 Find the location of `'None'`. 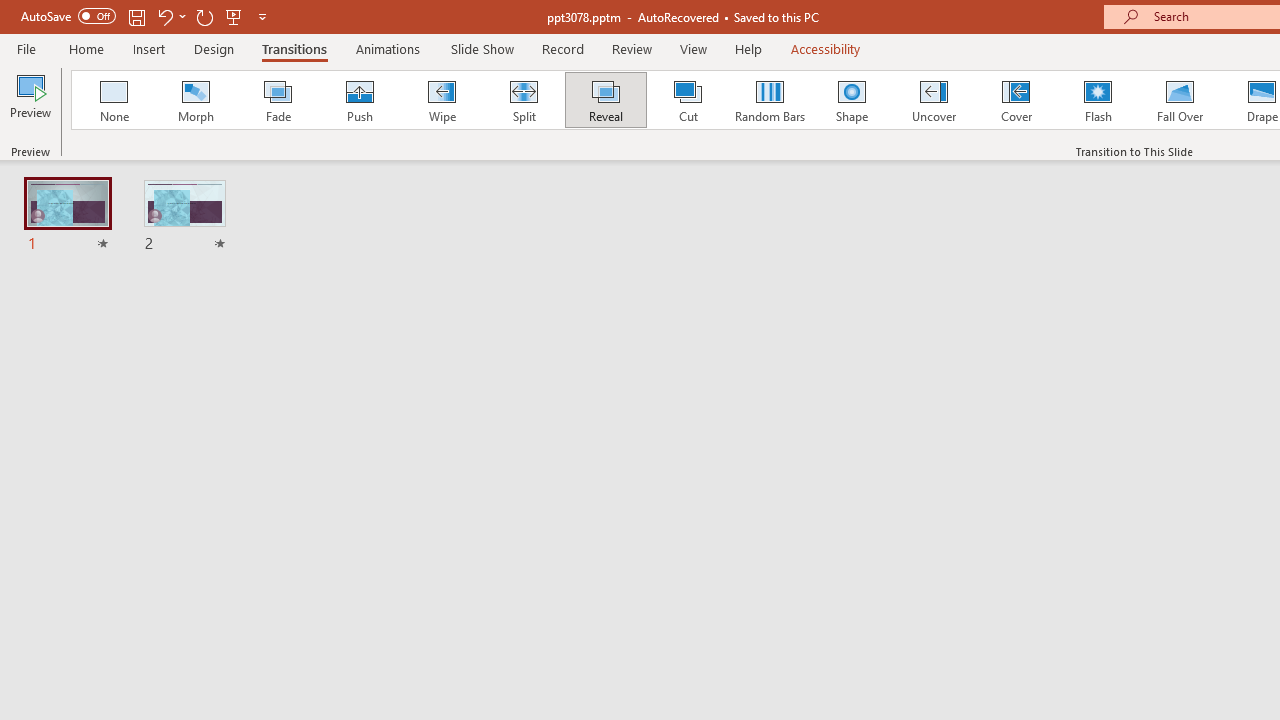

'None' is located at coordinates (112, 100).